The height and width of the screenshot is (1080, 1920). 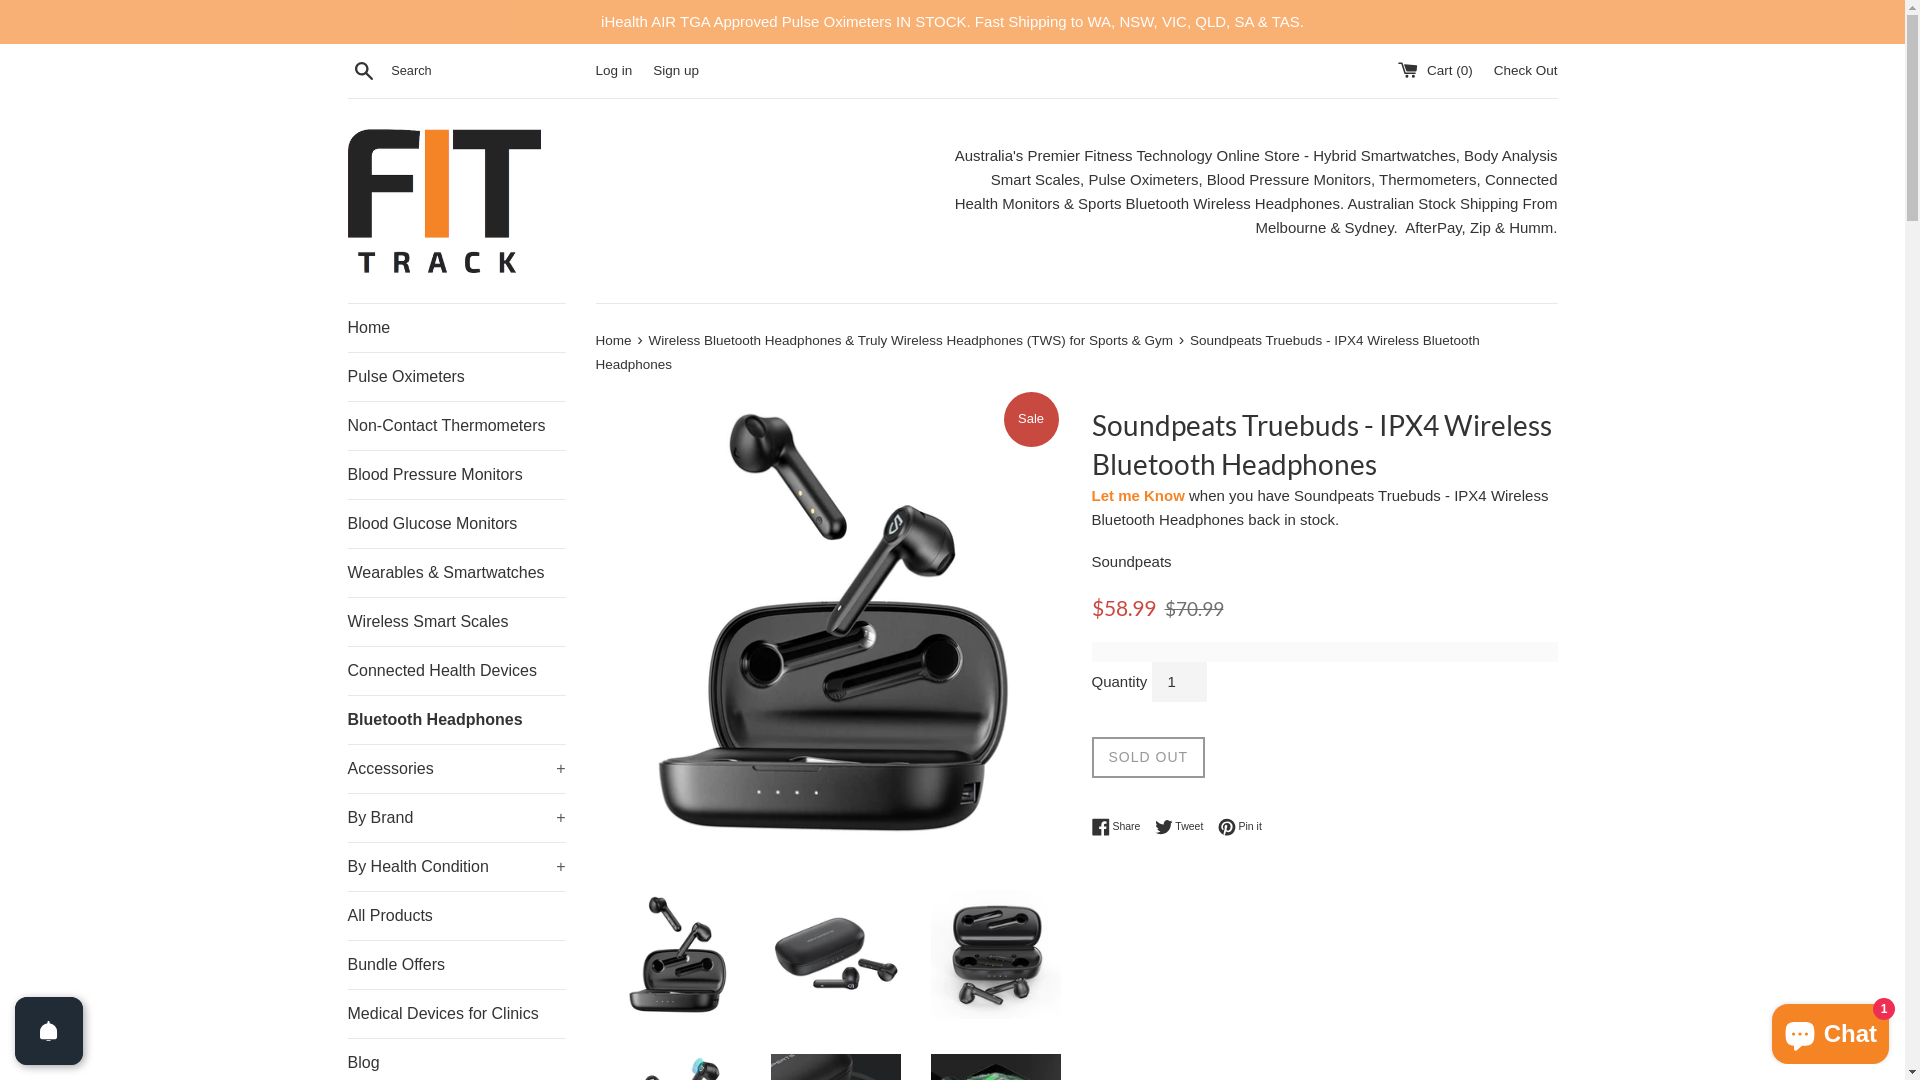 I want to click on 'Bluetooth Headphones', so click(x=455, y=720).